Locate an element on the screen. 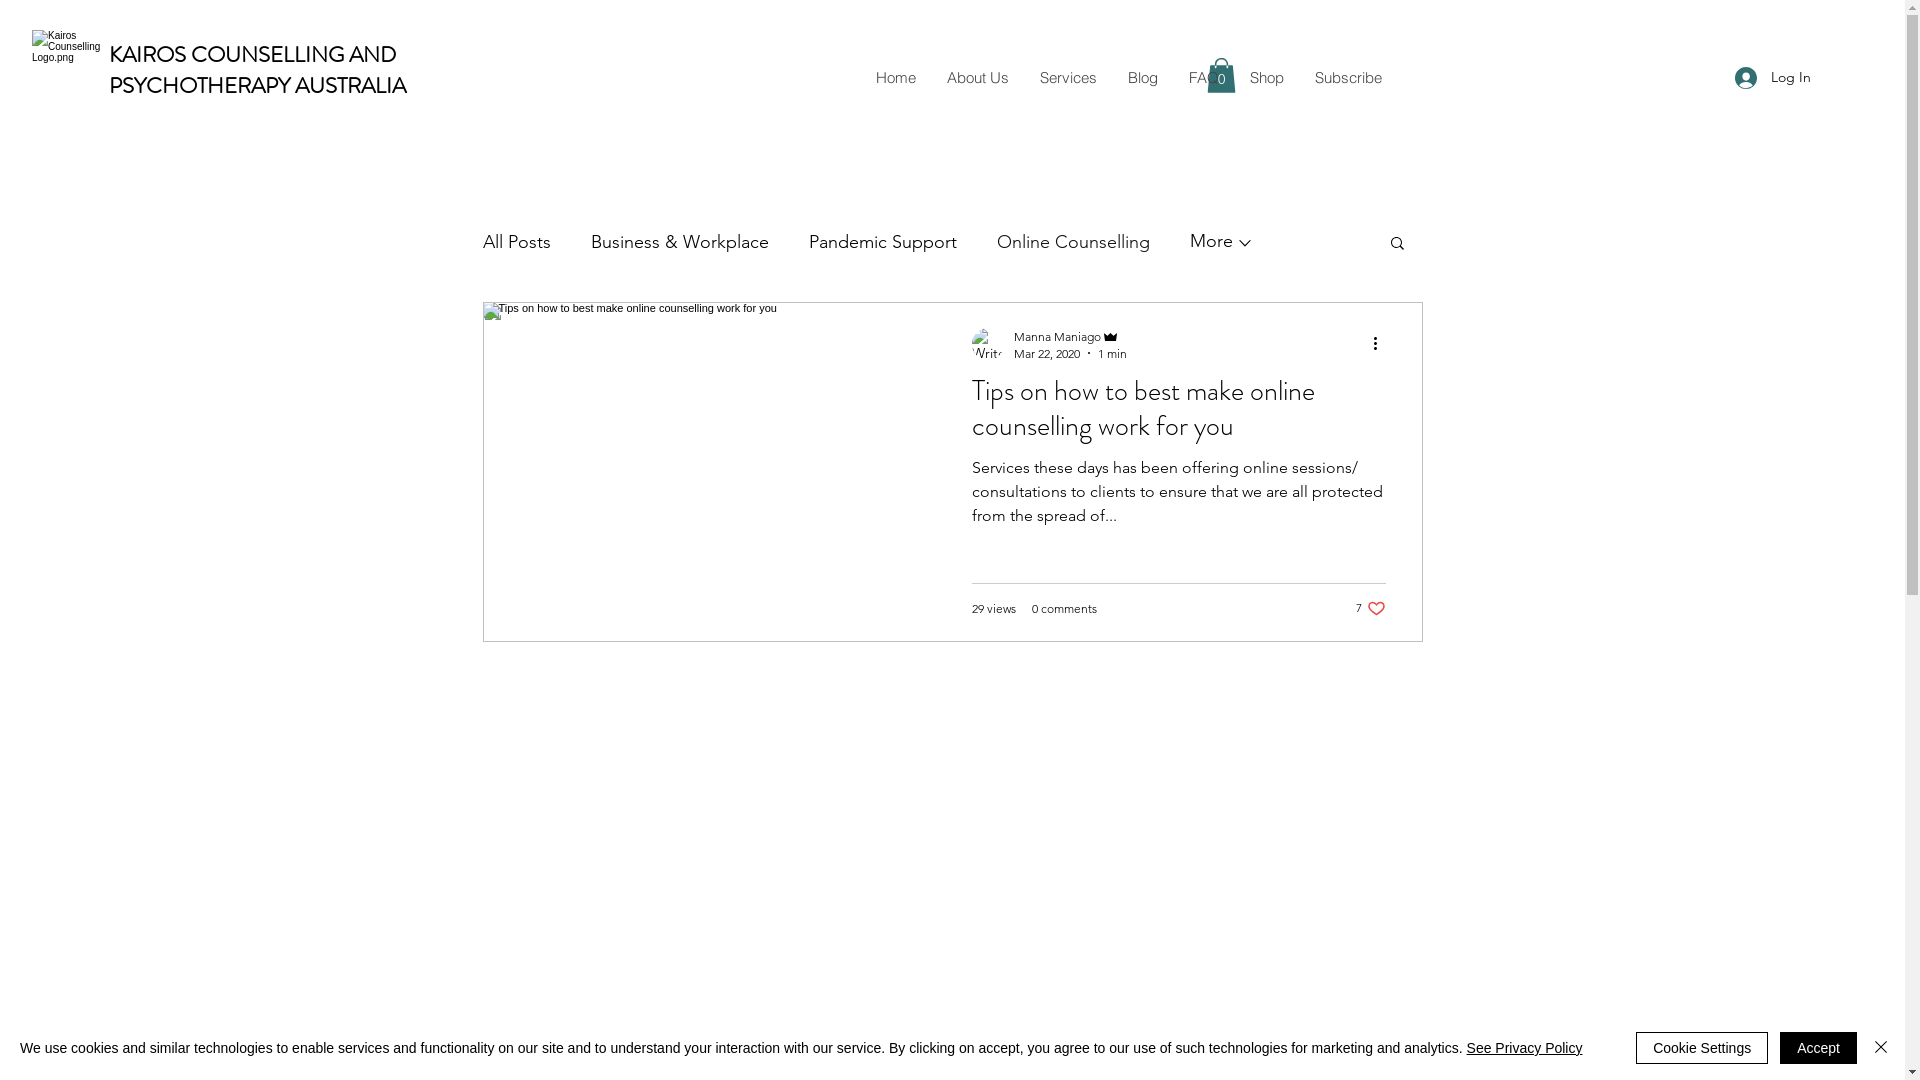  'See Privacy Policy' is located at coordinates (1524, 1047).